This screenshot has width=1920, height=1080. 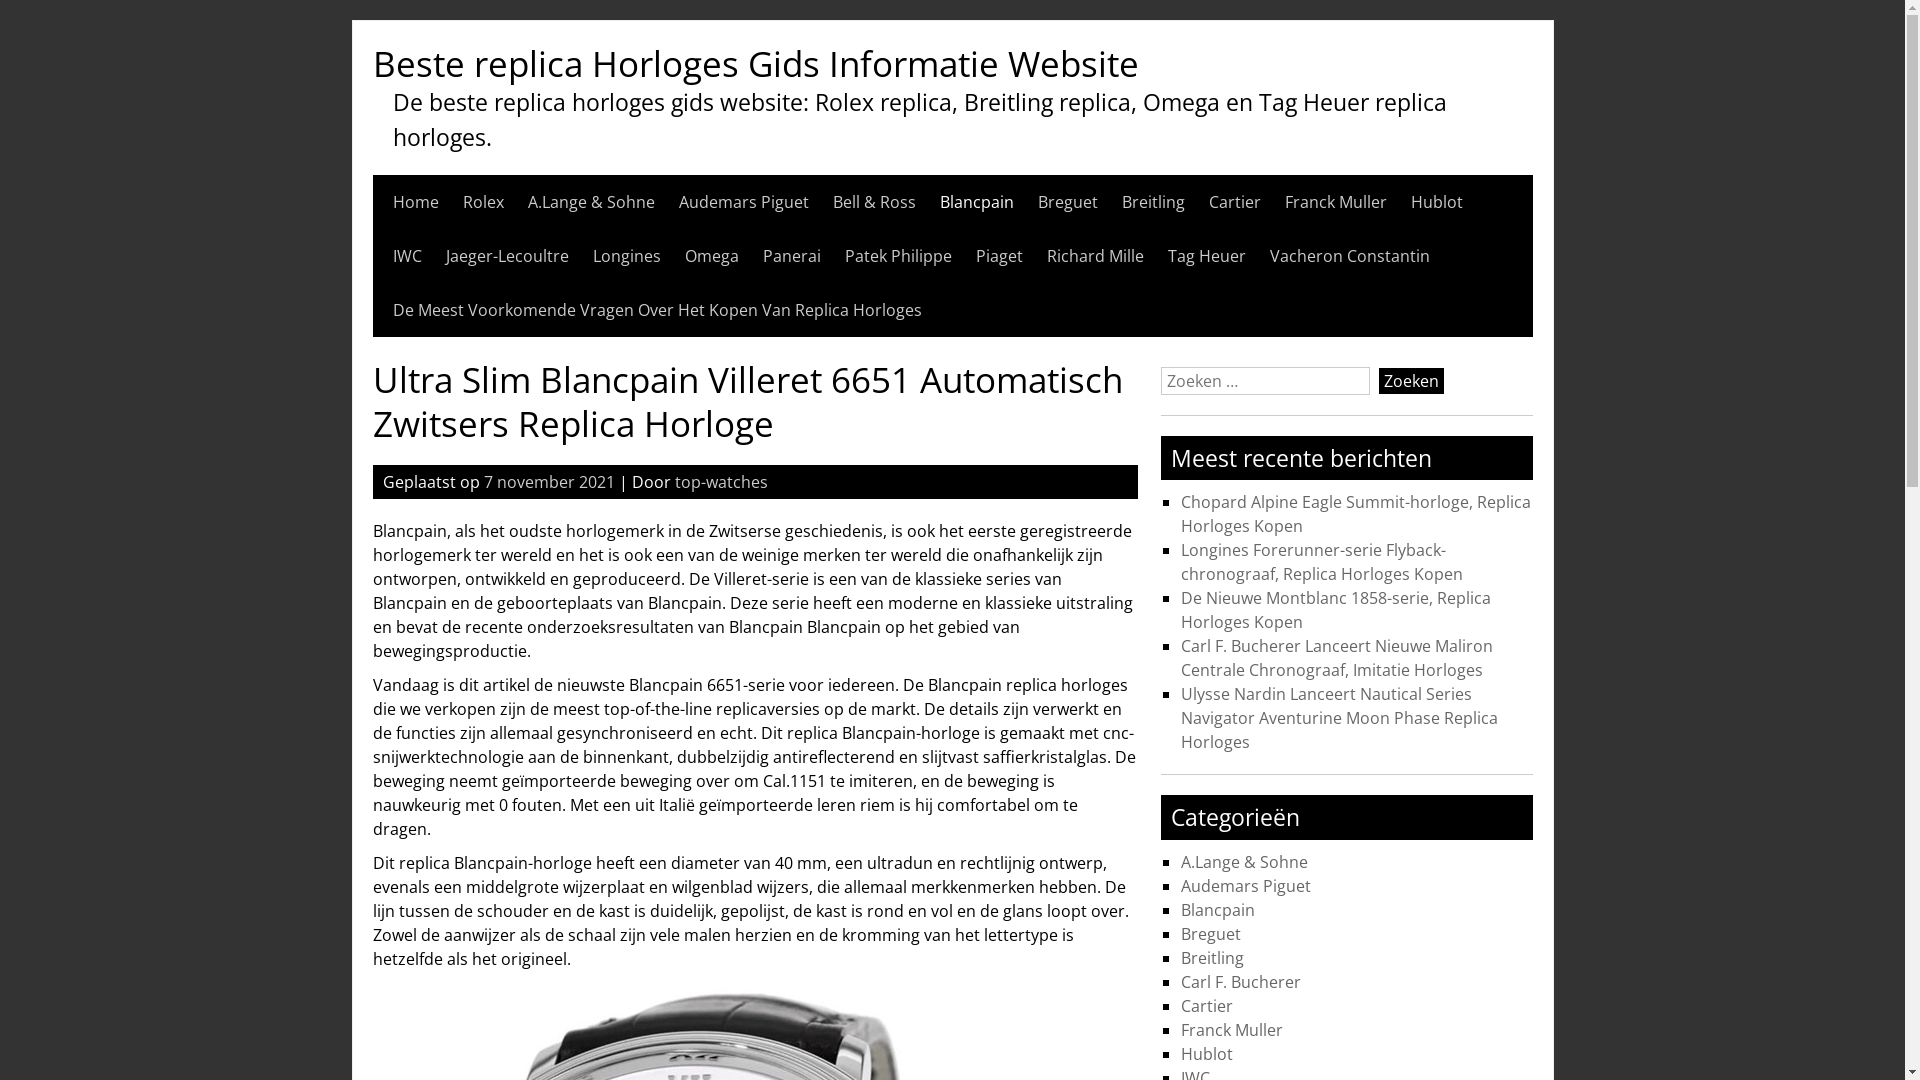 What do you see at coordinates (413, 201) in the screenshot?
I see `'Home'` at bounding box center [413, 201].